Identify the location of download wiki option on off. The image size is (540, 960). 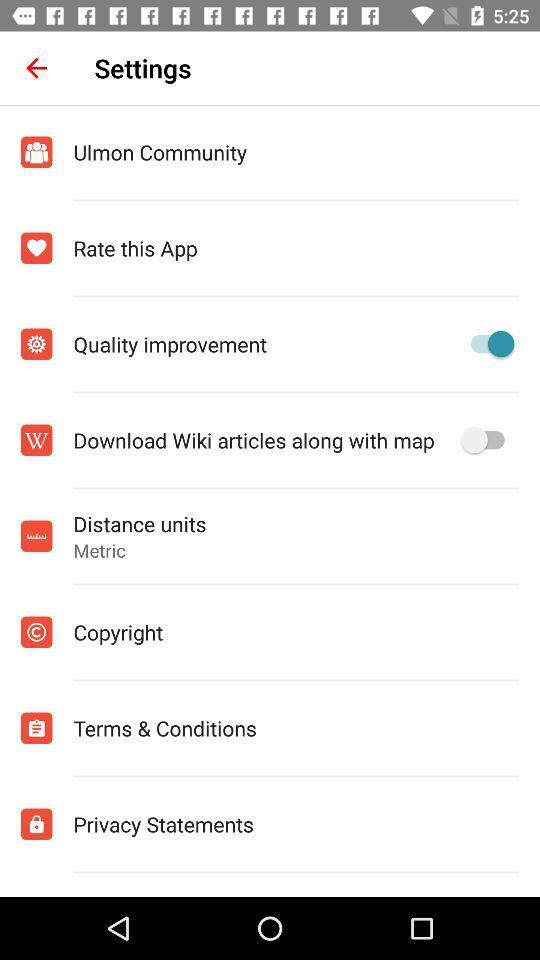
(486, 440).